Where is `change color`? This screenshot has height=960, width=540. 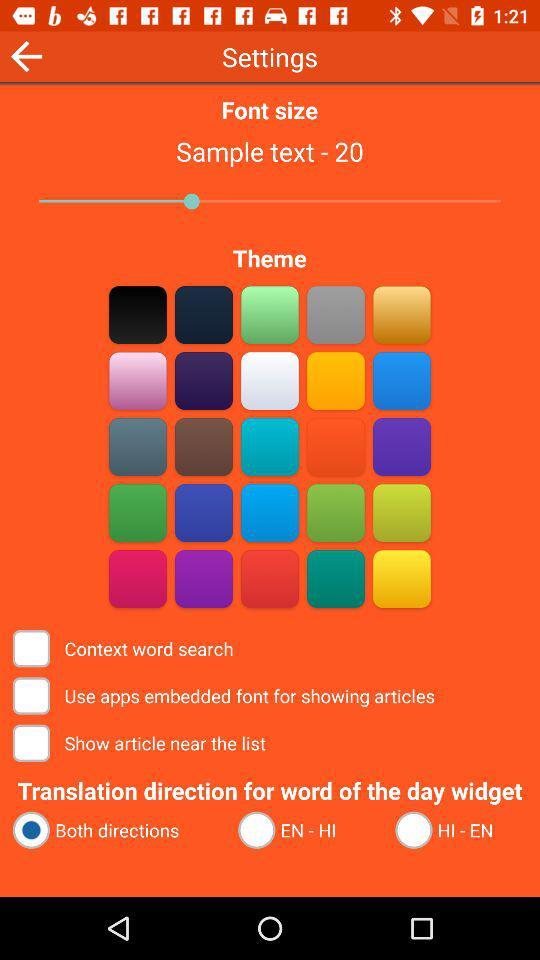
change color is located at coordinates (203, 578).